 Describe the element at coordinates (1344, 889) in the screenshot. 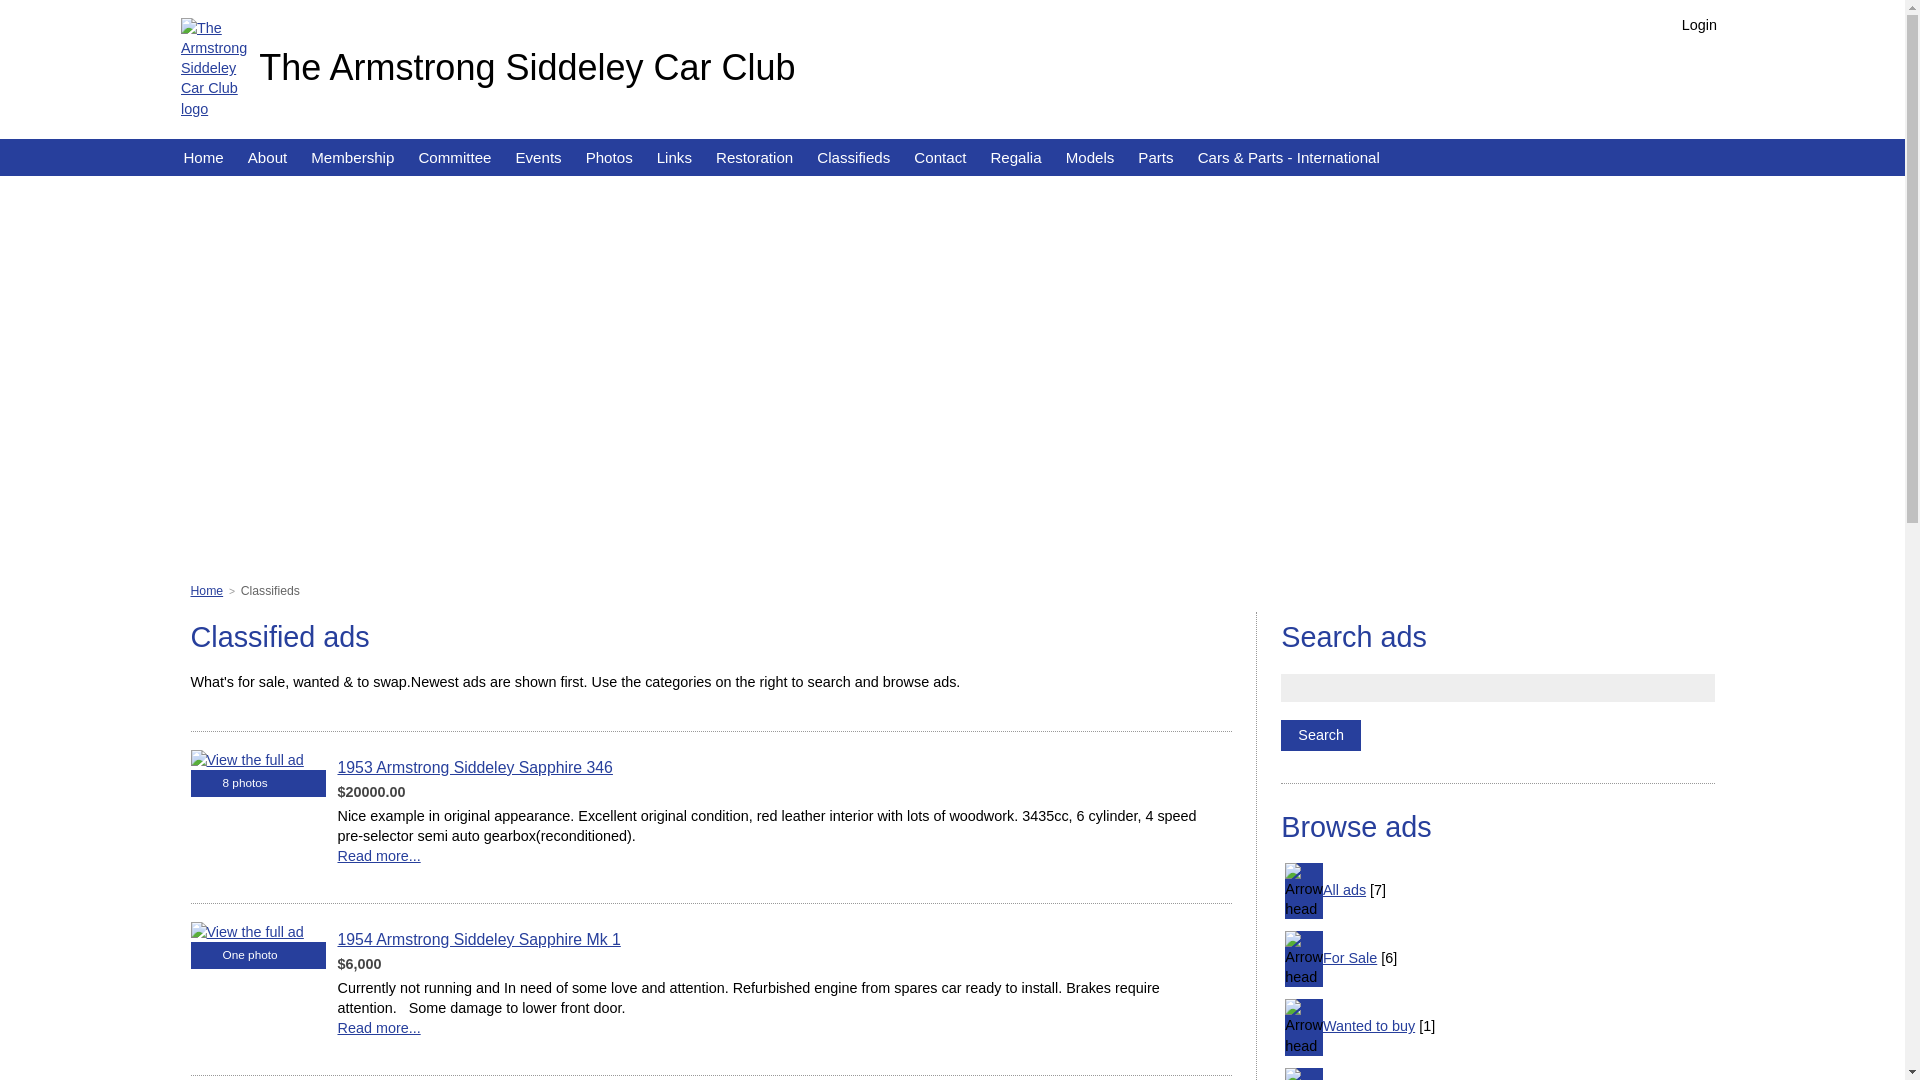

I see `'All ads'` at that location.